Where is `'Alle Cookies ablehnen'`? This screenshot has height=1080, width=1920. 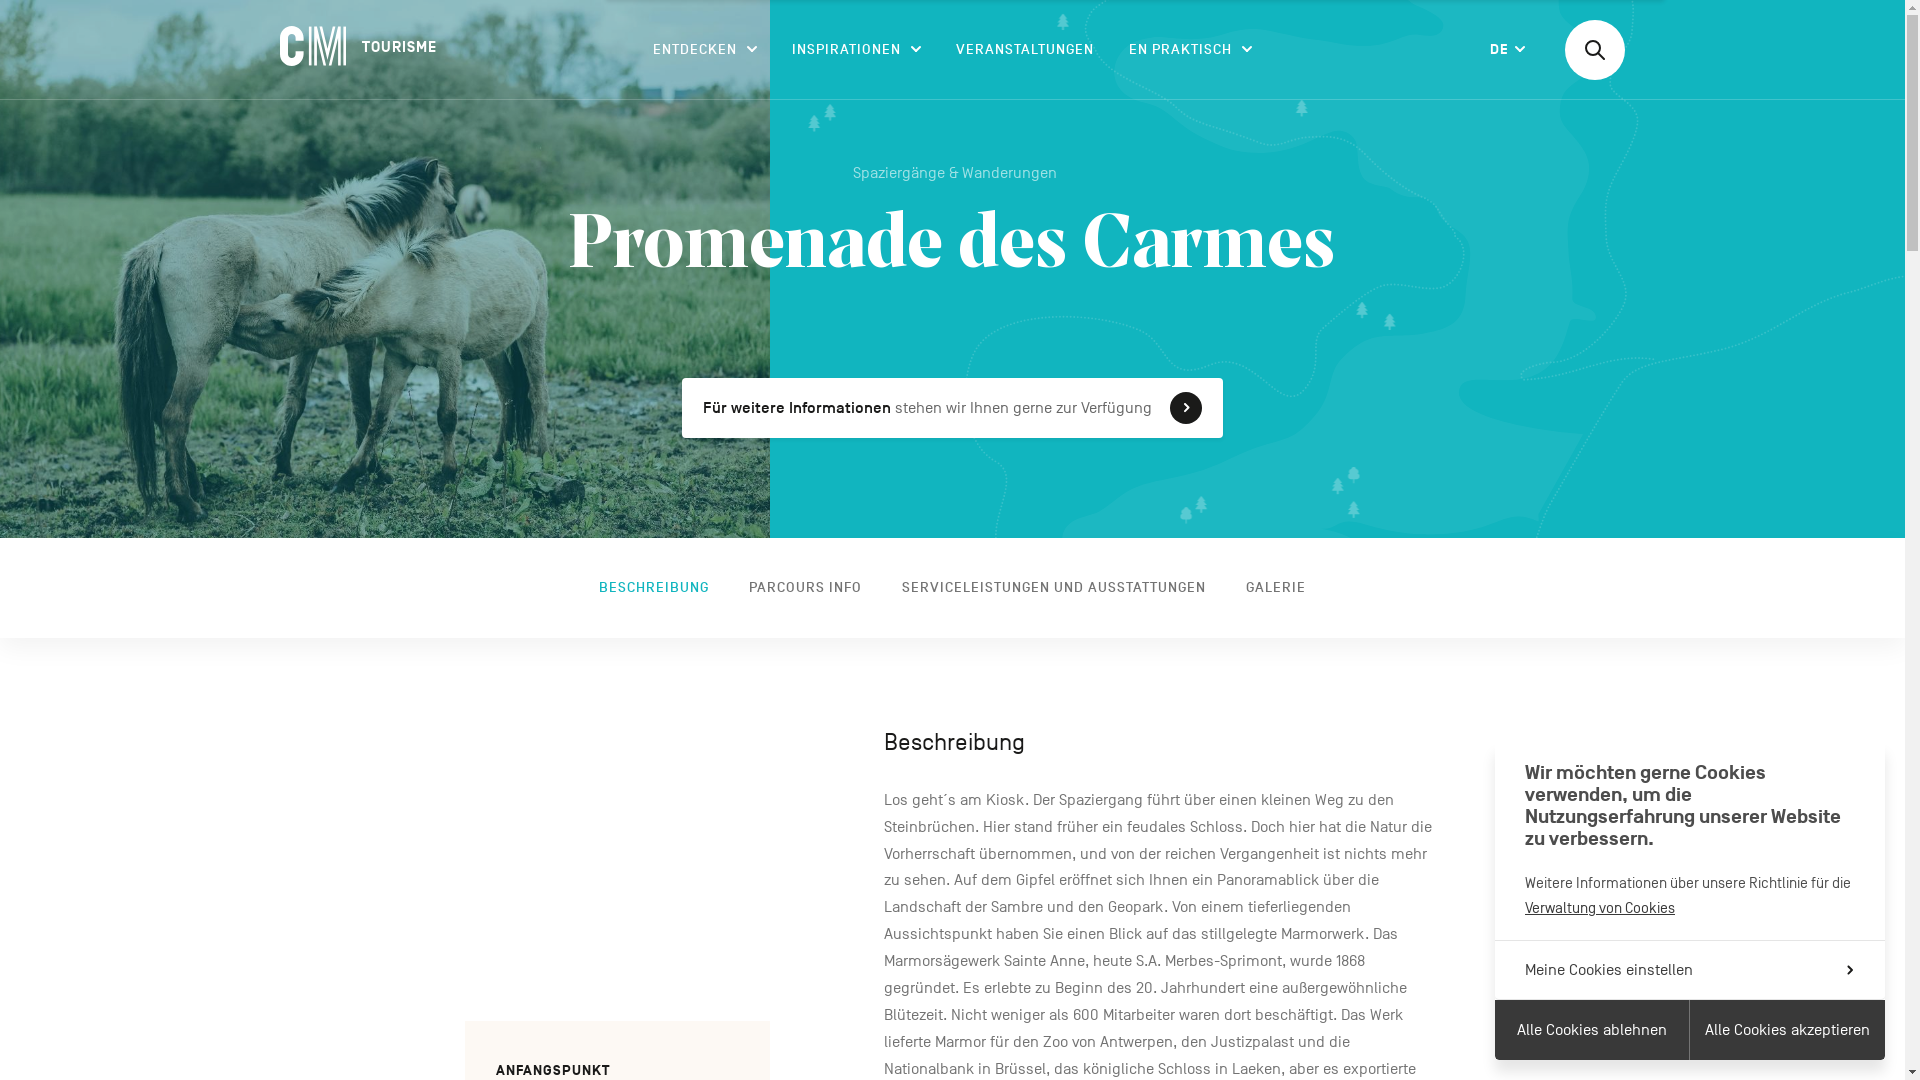
'Alle Cookies ablehnen' is located at coordinates (1591, 1029).